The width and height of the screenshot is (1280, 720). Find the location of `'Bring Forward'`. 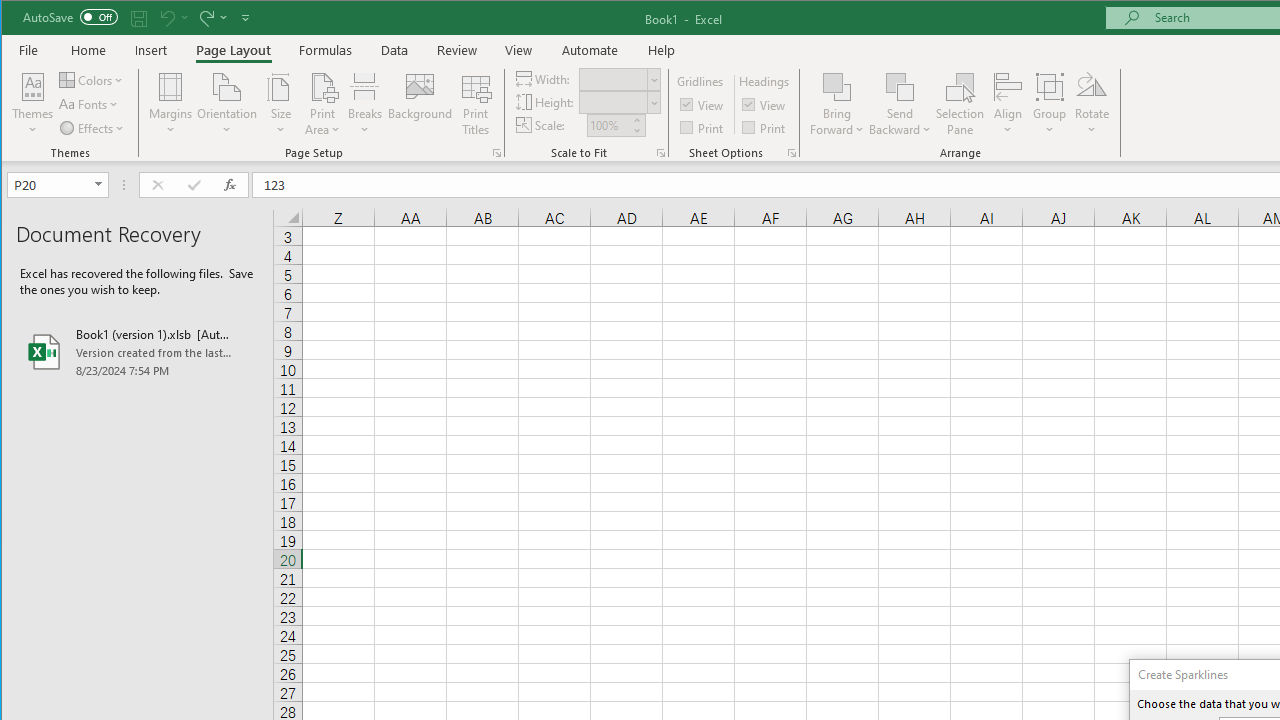

'Bring Forward' is located at coordinates (837, 85).